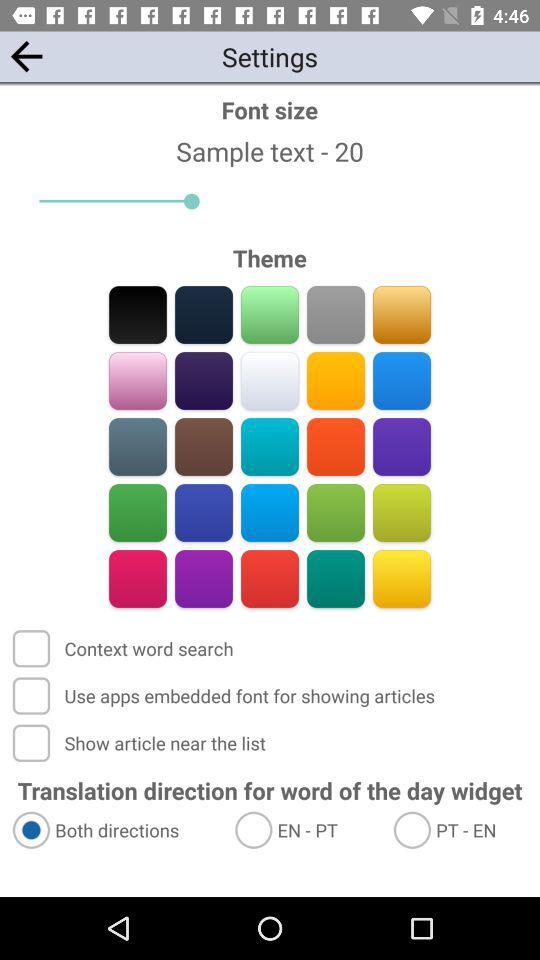 The height and width of the screenshot is (960, 540). Describe the element at coordinates (335, 446) in the screenshot. I see `orange theme color` at that location.